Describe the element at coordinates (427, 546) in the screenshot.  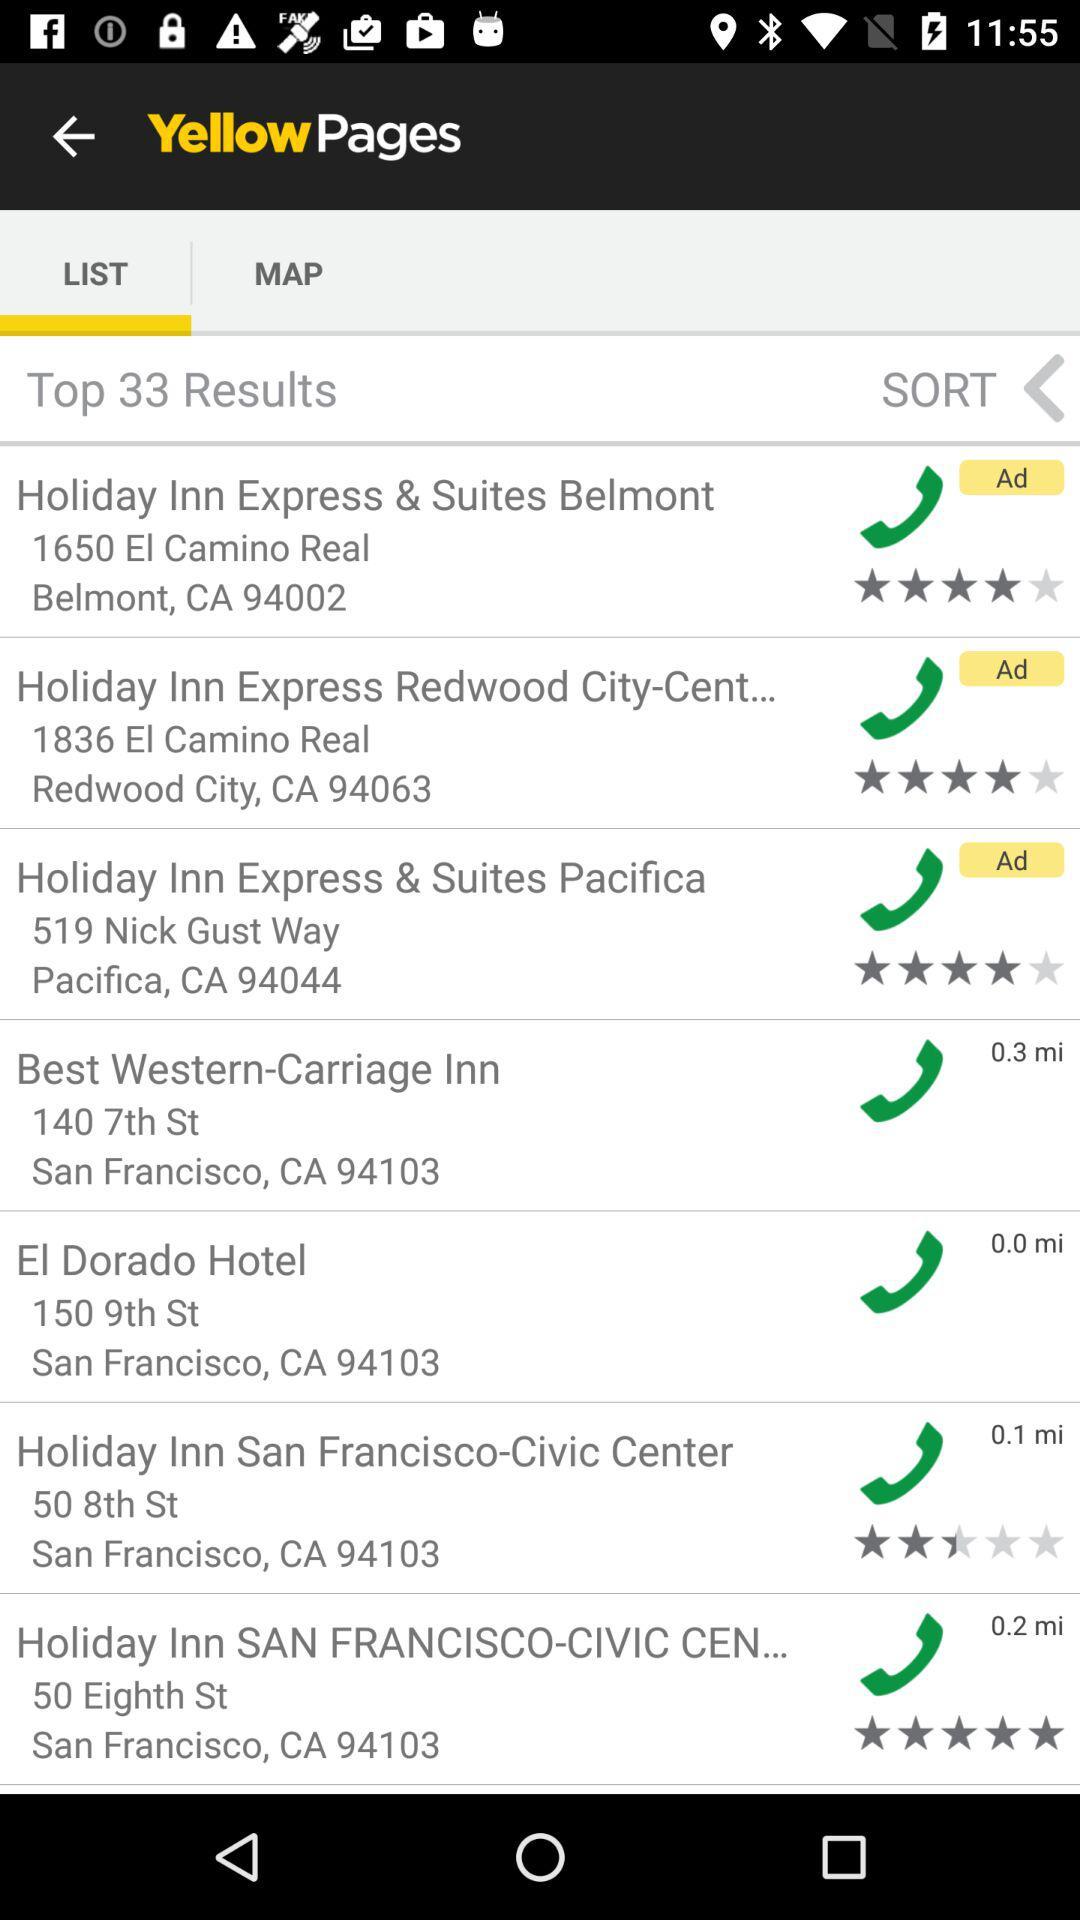
I see `item below holiday inn express icon` at that location.